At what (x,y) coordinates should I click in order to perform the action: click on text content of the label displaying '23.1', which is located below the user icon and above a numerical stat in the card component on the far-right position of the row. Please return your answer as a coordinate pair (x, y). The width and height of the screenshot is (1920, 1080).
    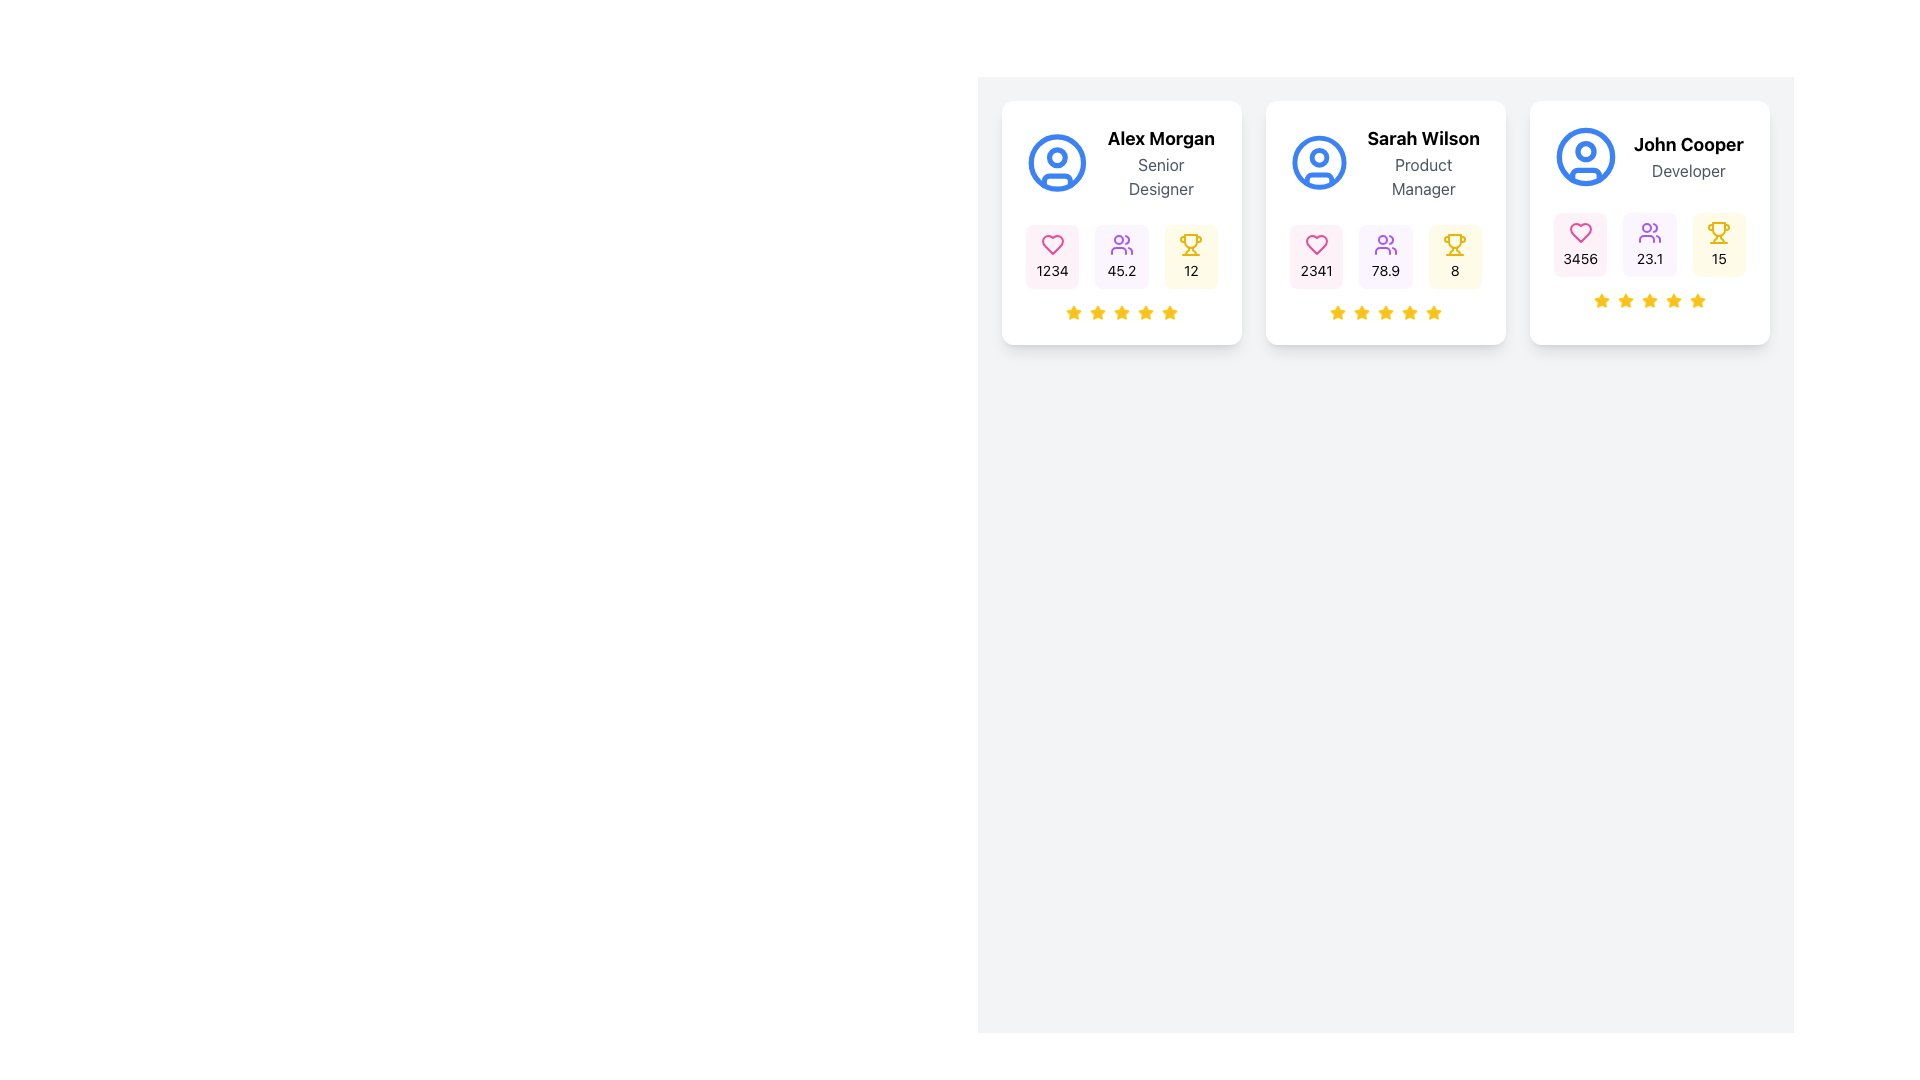
    Looking at the image, I should click on (1650, 257).